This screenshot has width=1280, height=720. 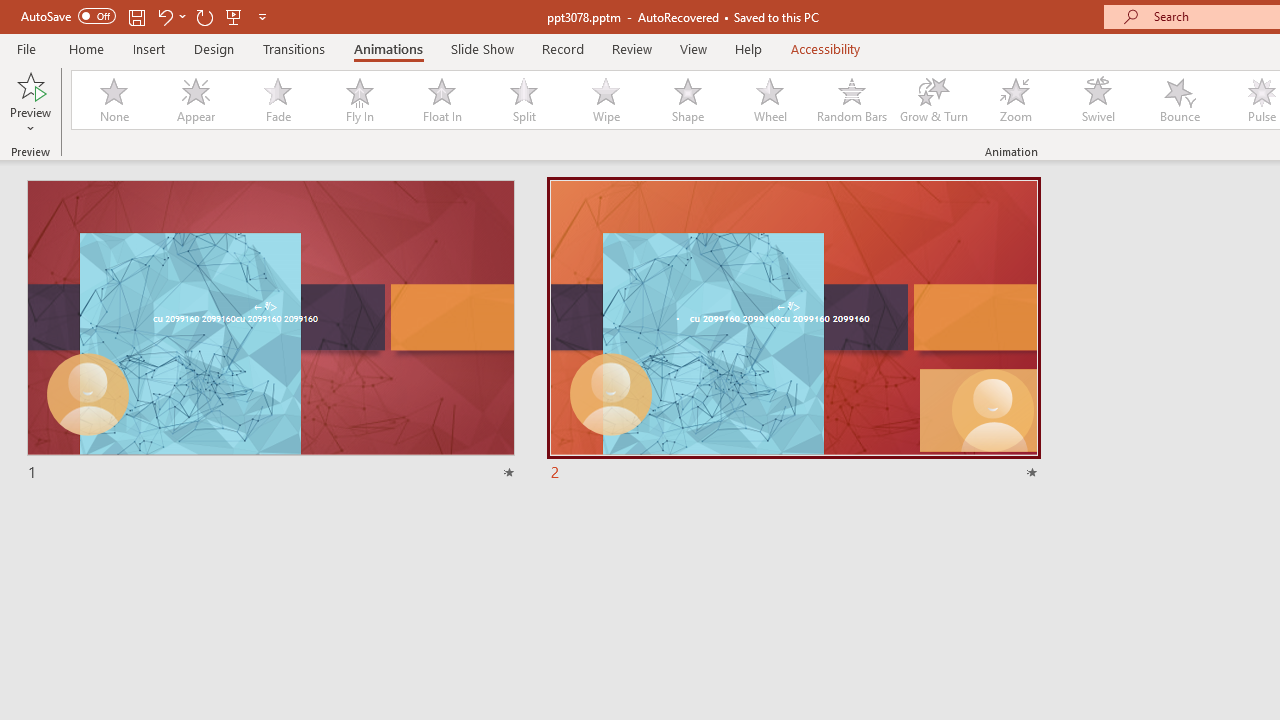 What do you see at coordinates (688, 100) in the screenshot?
I see `'Shape'` at bounding box center [688, 100].